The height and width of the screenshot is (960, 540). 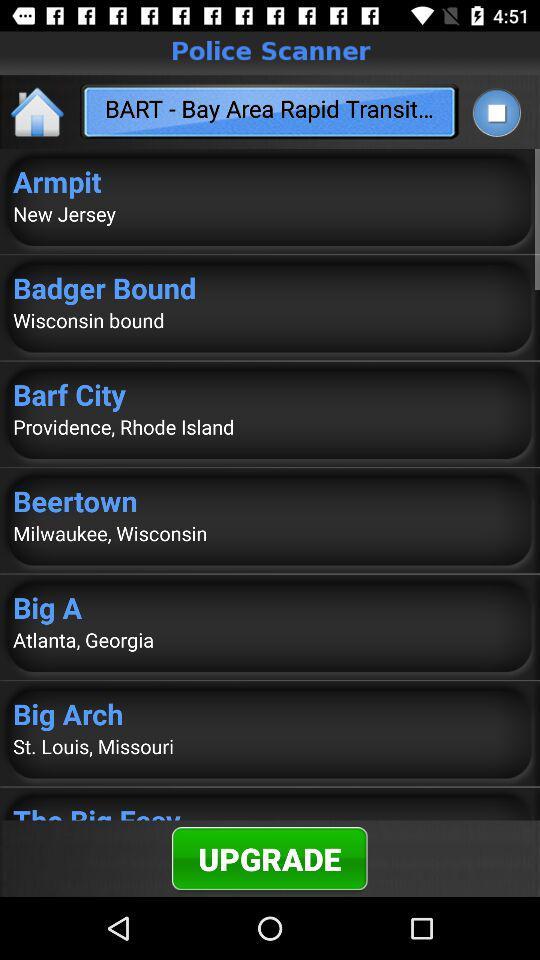 What do you see at coordinates (270, 393) in the screenshot?
I see `the barf city icon` at bounding box center [270, 393].